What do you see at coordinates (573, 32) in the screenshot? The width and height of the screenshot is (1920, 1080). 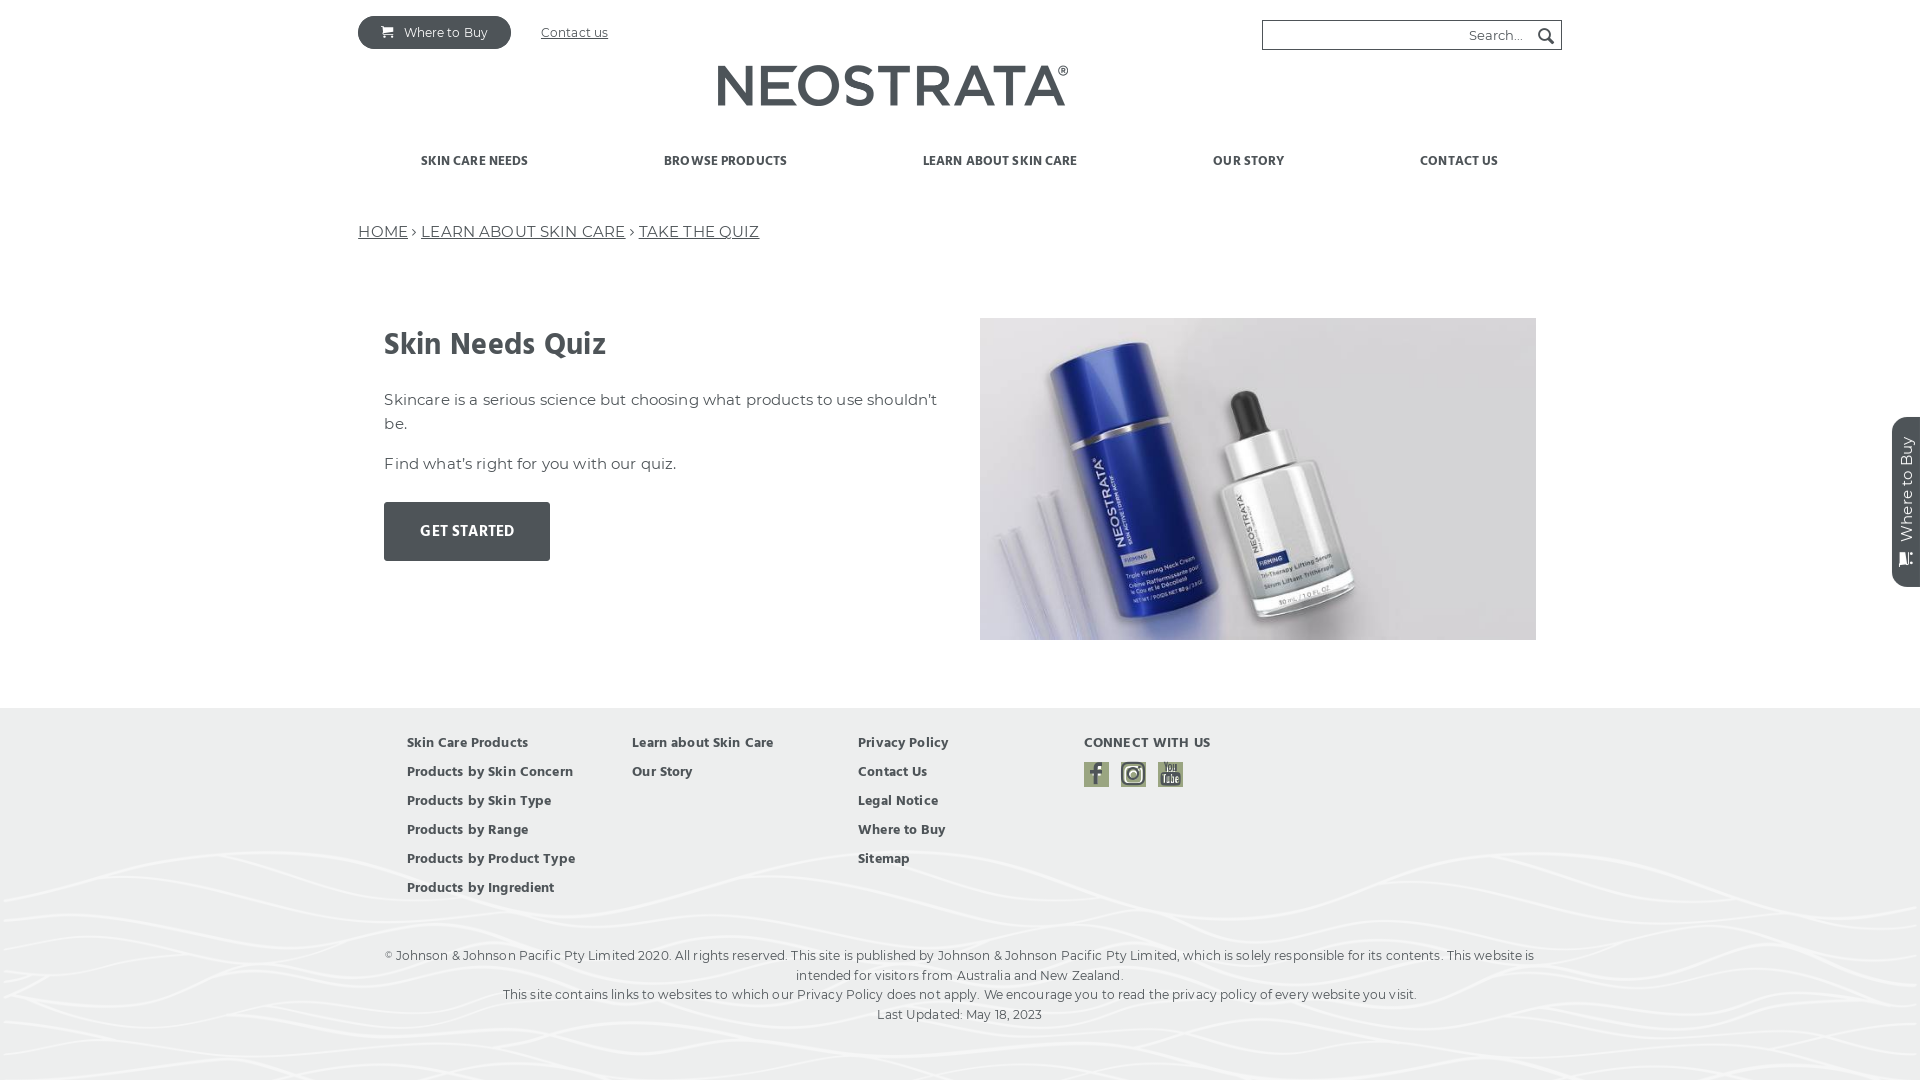 I see `'Contact us'` at bounding box center [573, 32].